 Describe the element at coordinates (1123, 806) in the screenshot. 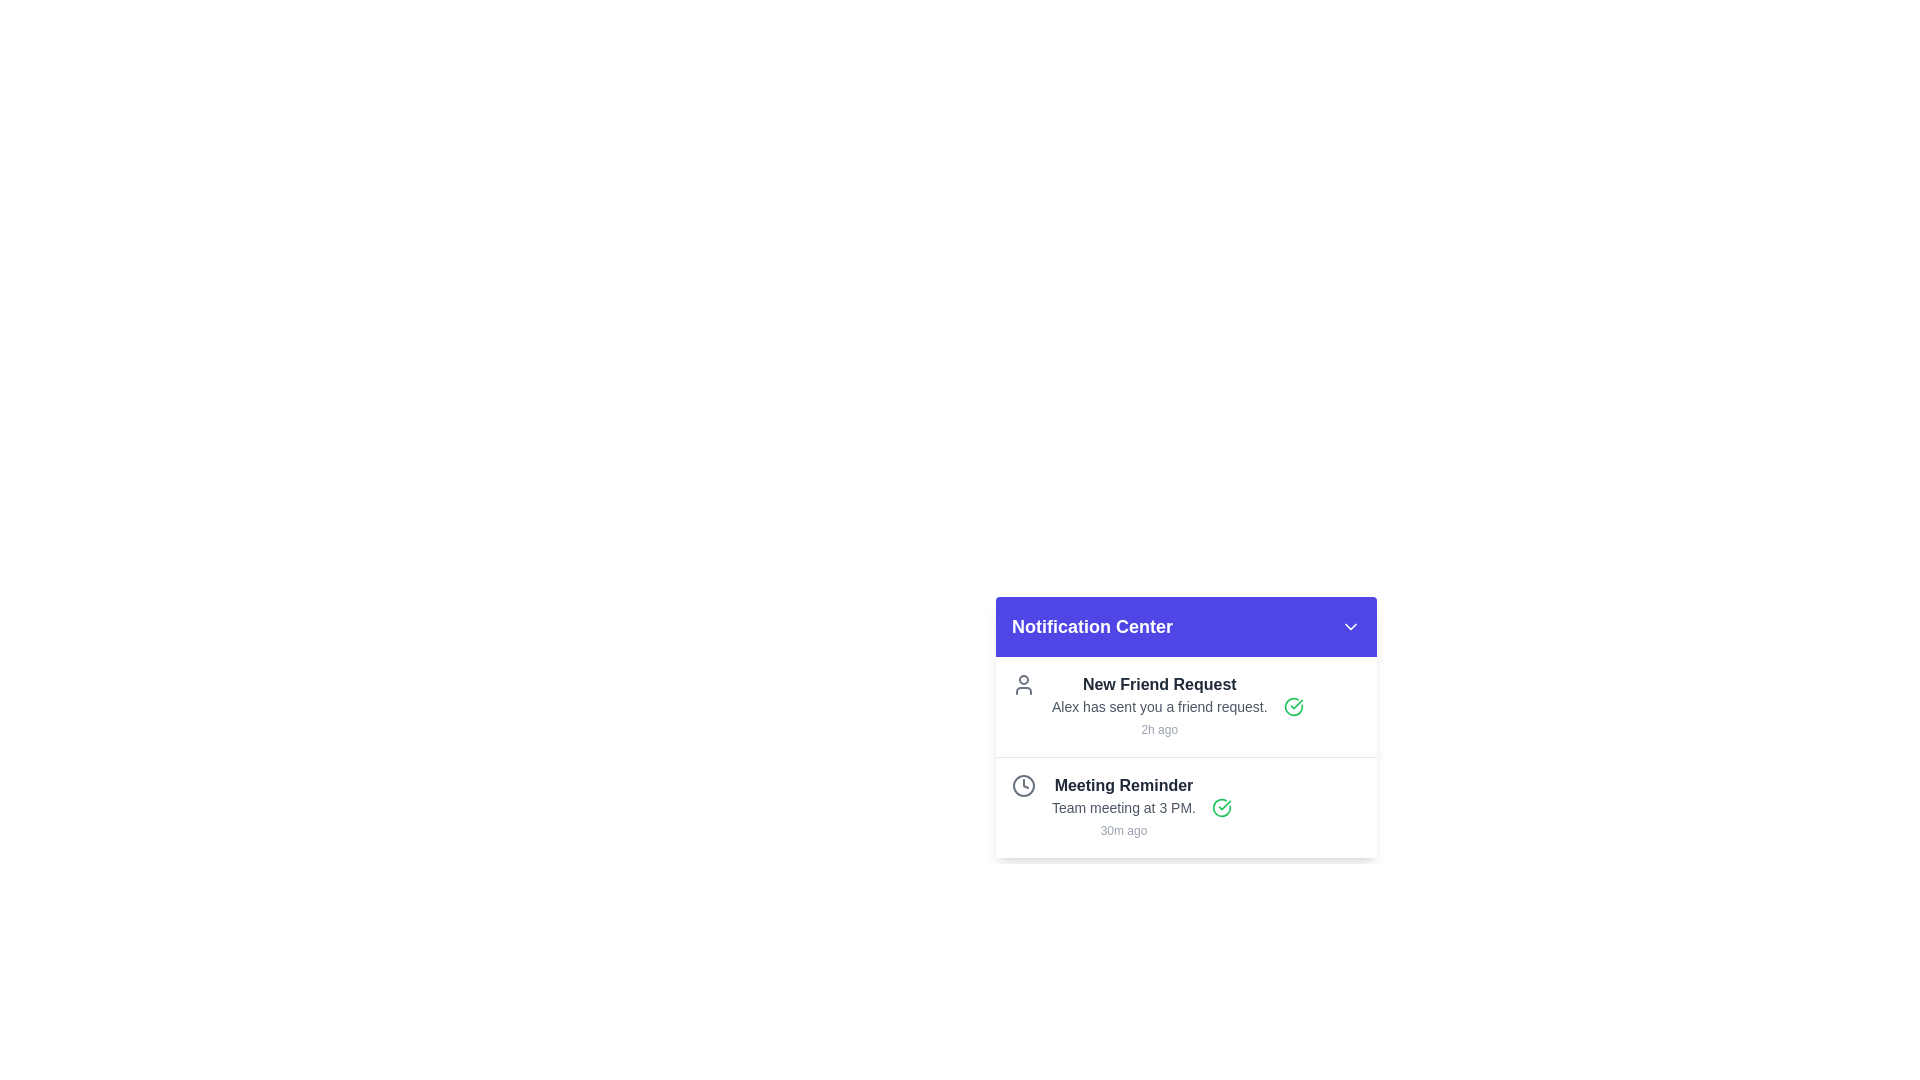

I see `the meeting reminder notification in the Notification Center panel, located in the second row below the 'New Friend Request' item` at that location.